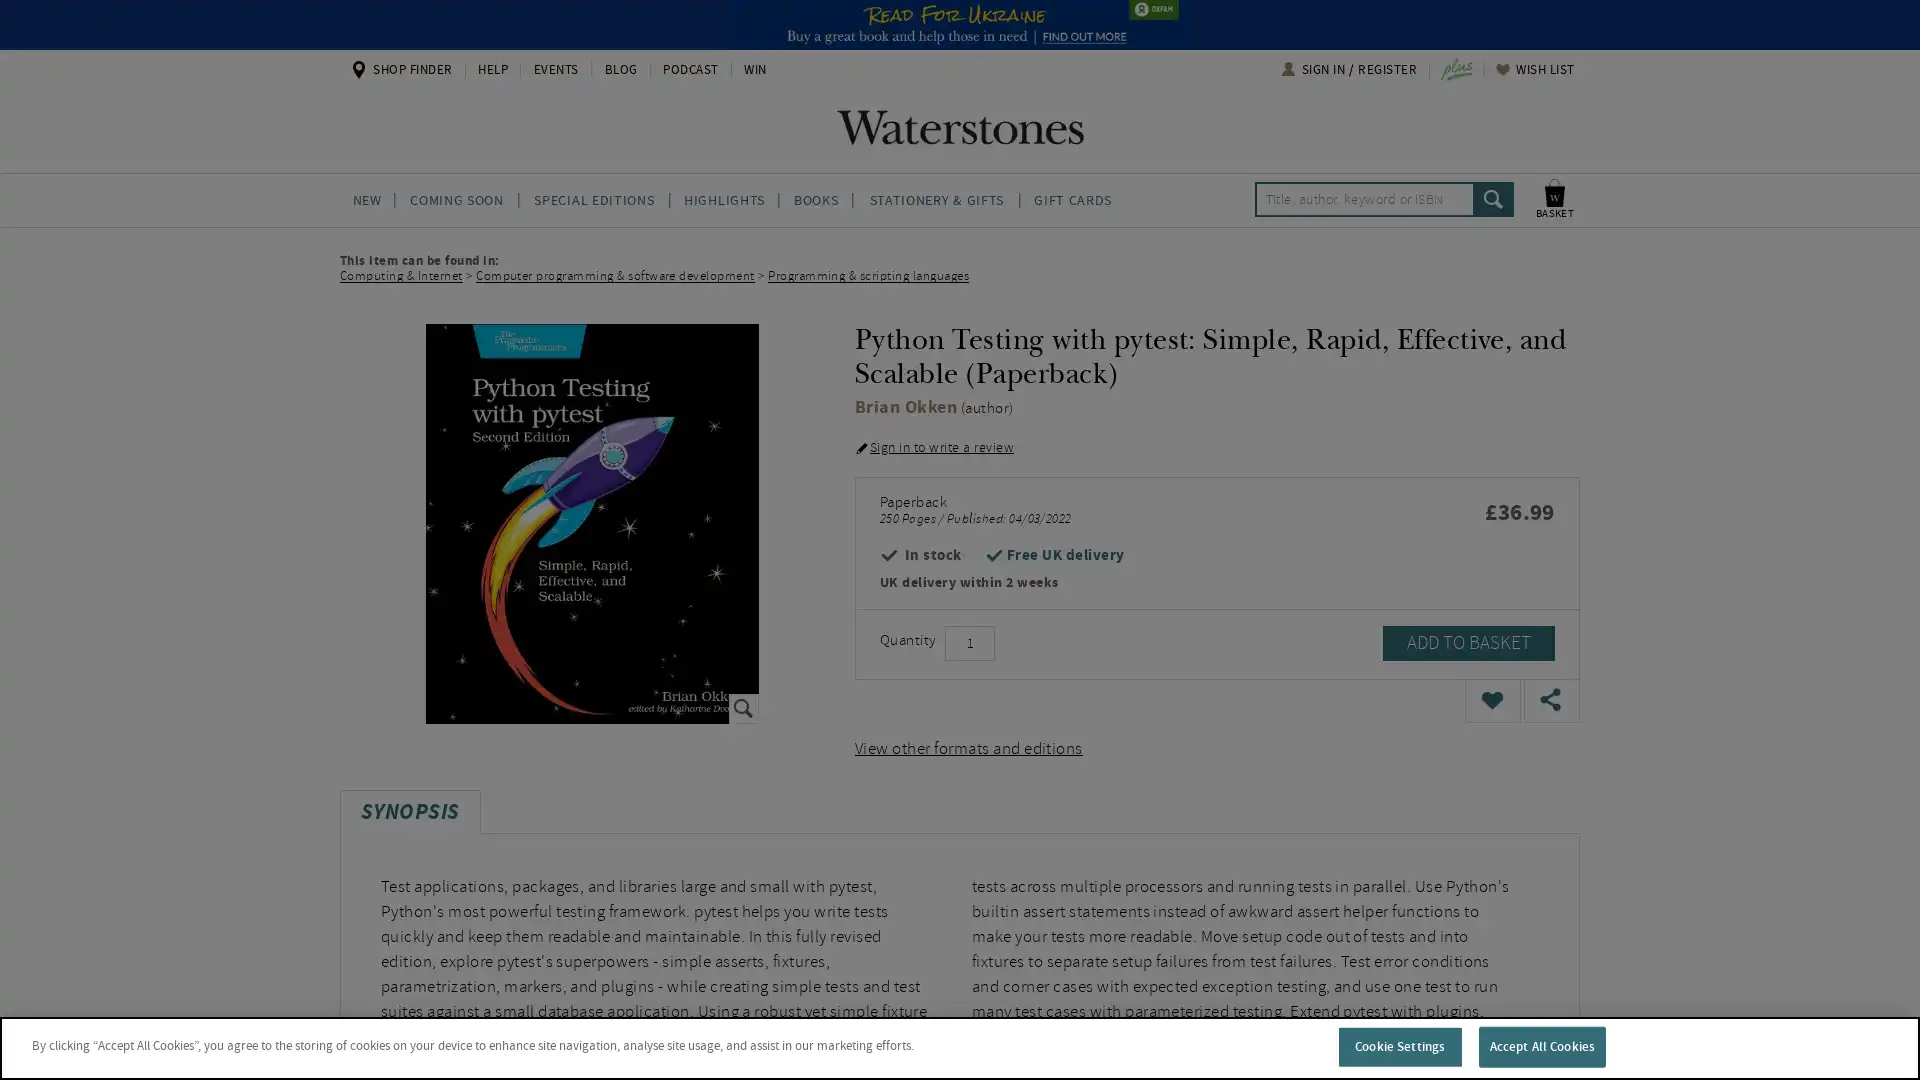 The image size is (1920, 1080). I want to click on Accept All Cookies, so click(1540, 1045).